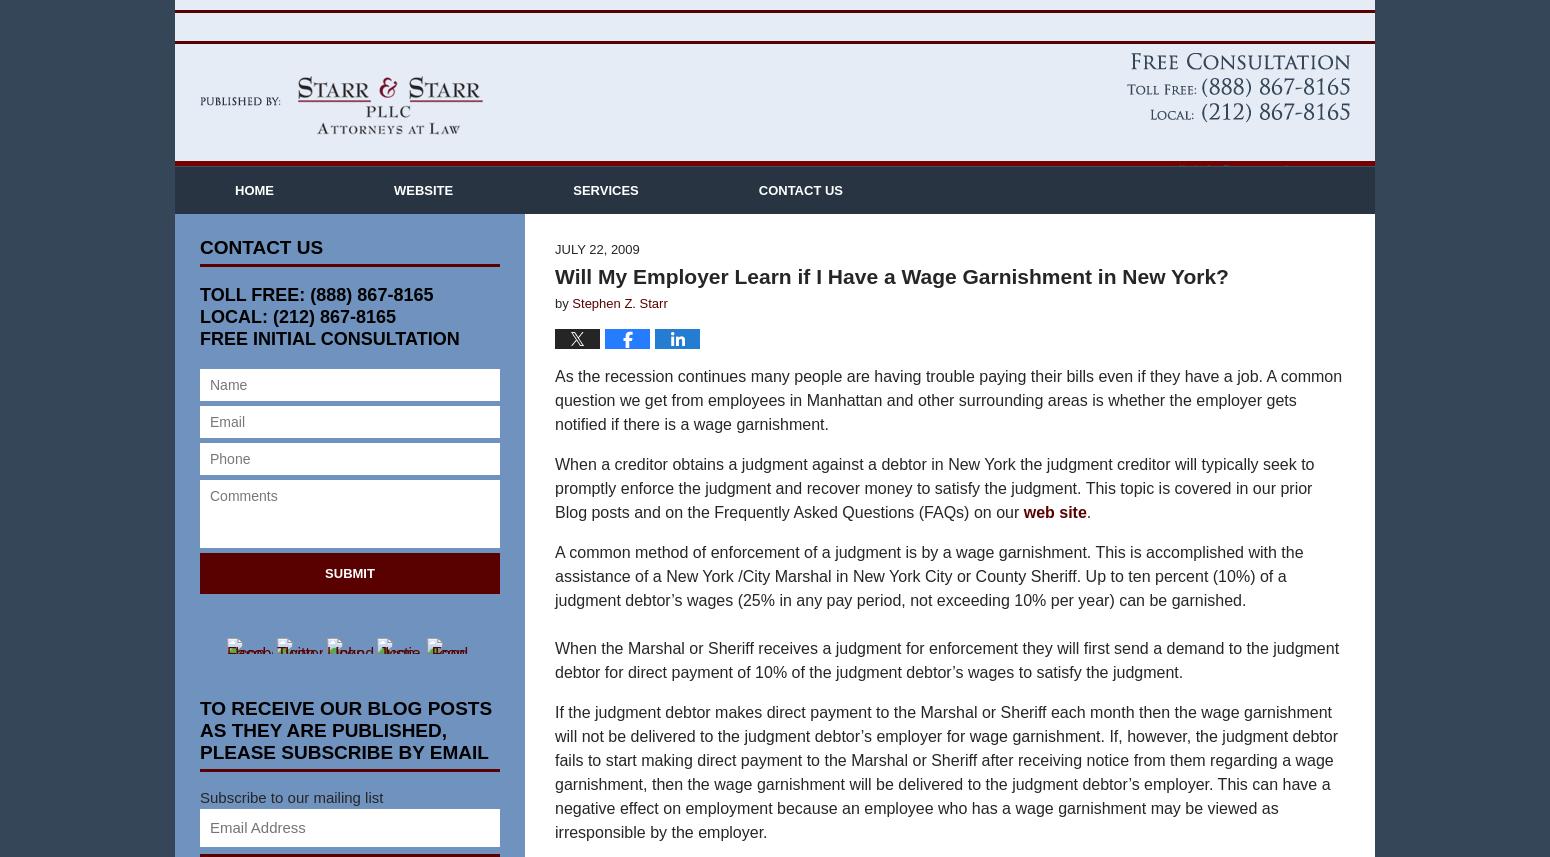 The width and height of the screenshot is (1550, 857). I want to click on 'web site', so click(1023, 542).